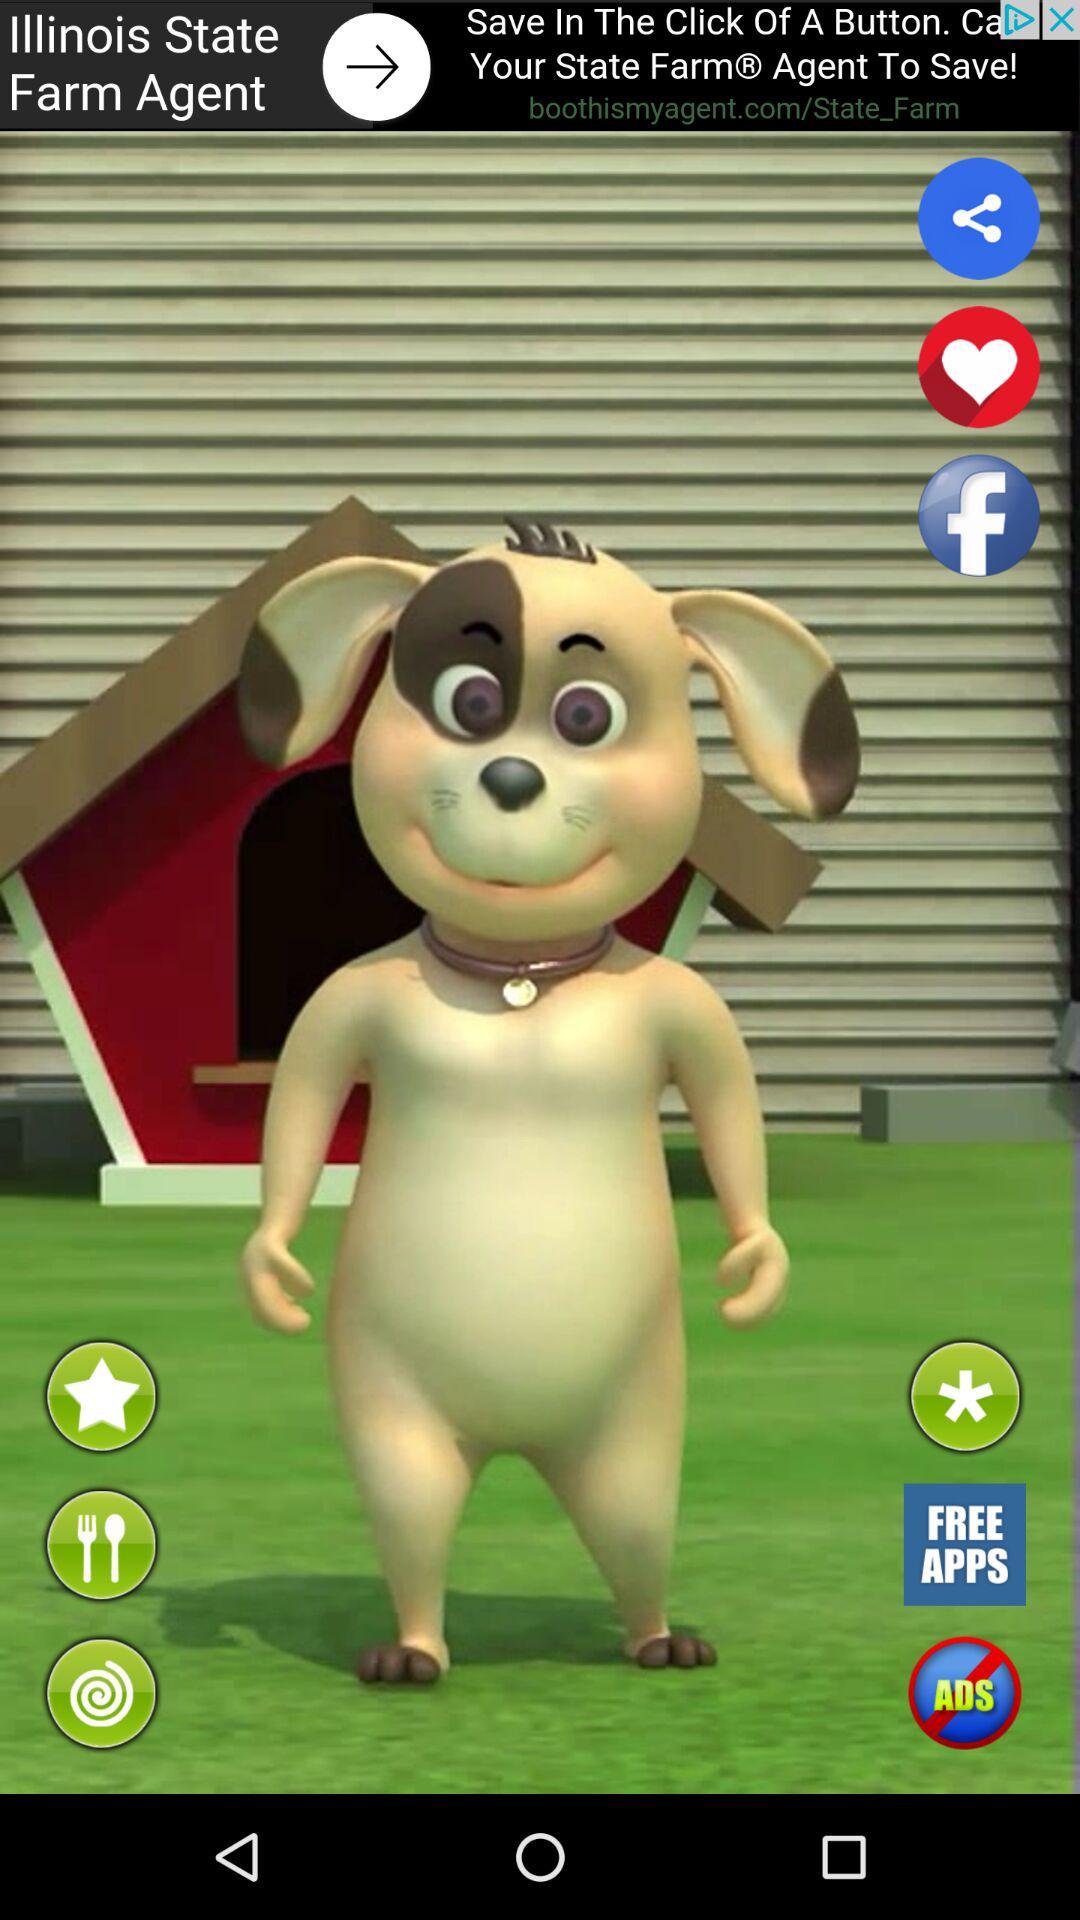  I want to click on link to advert, so click(540, 65).